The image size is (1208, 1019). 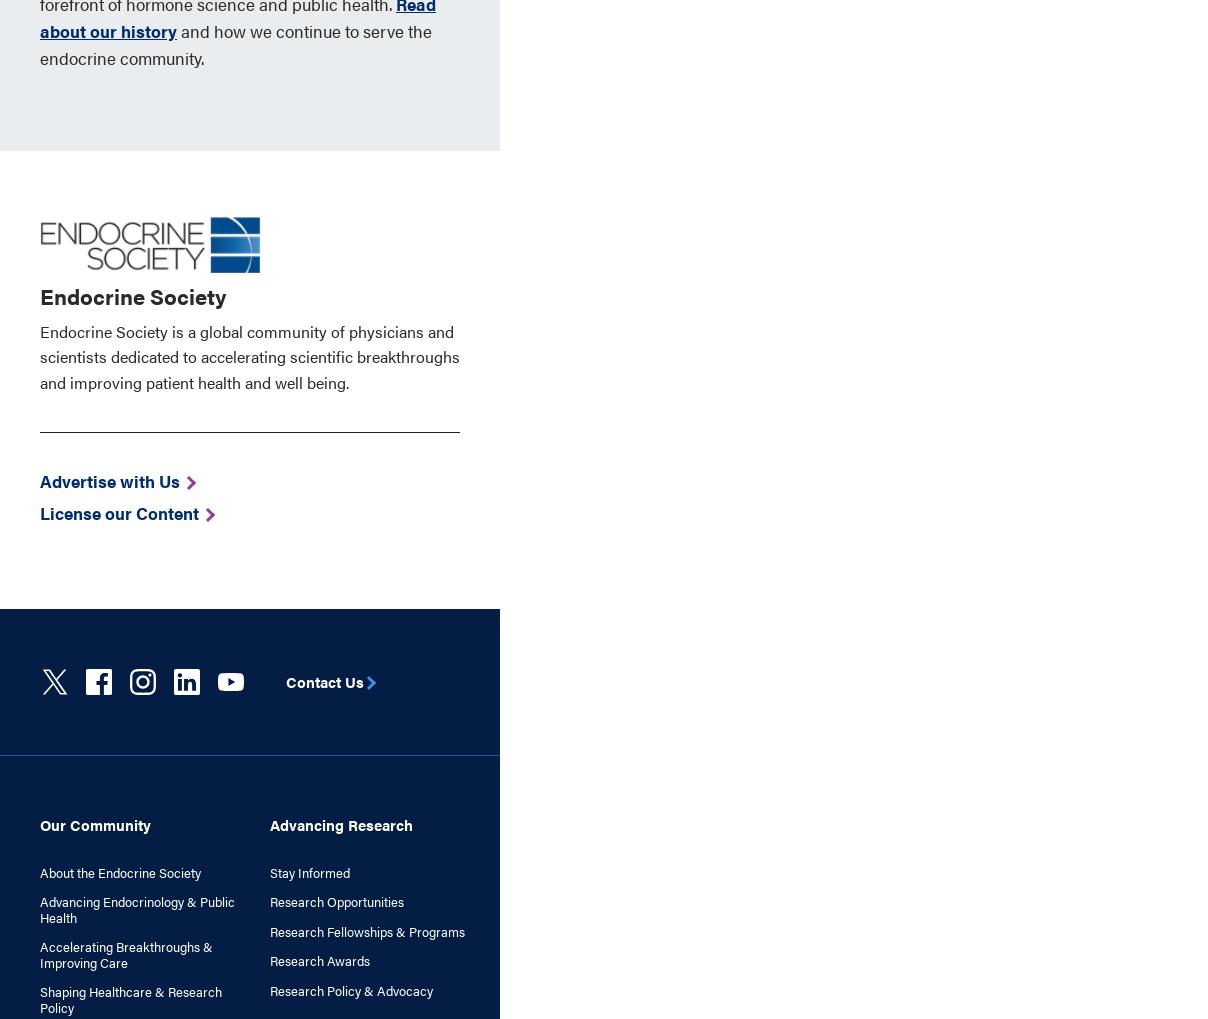 I want to click on 'Our Community', so click(x=94, y=823).